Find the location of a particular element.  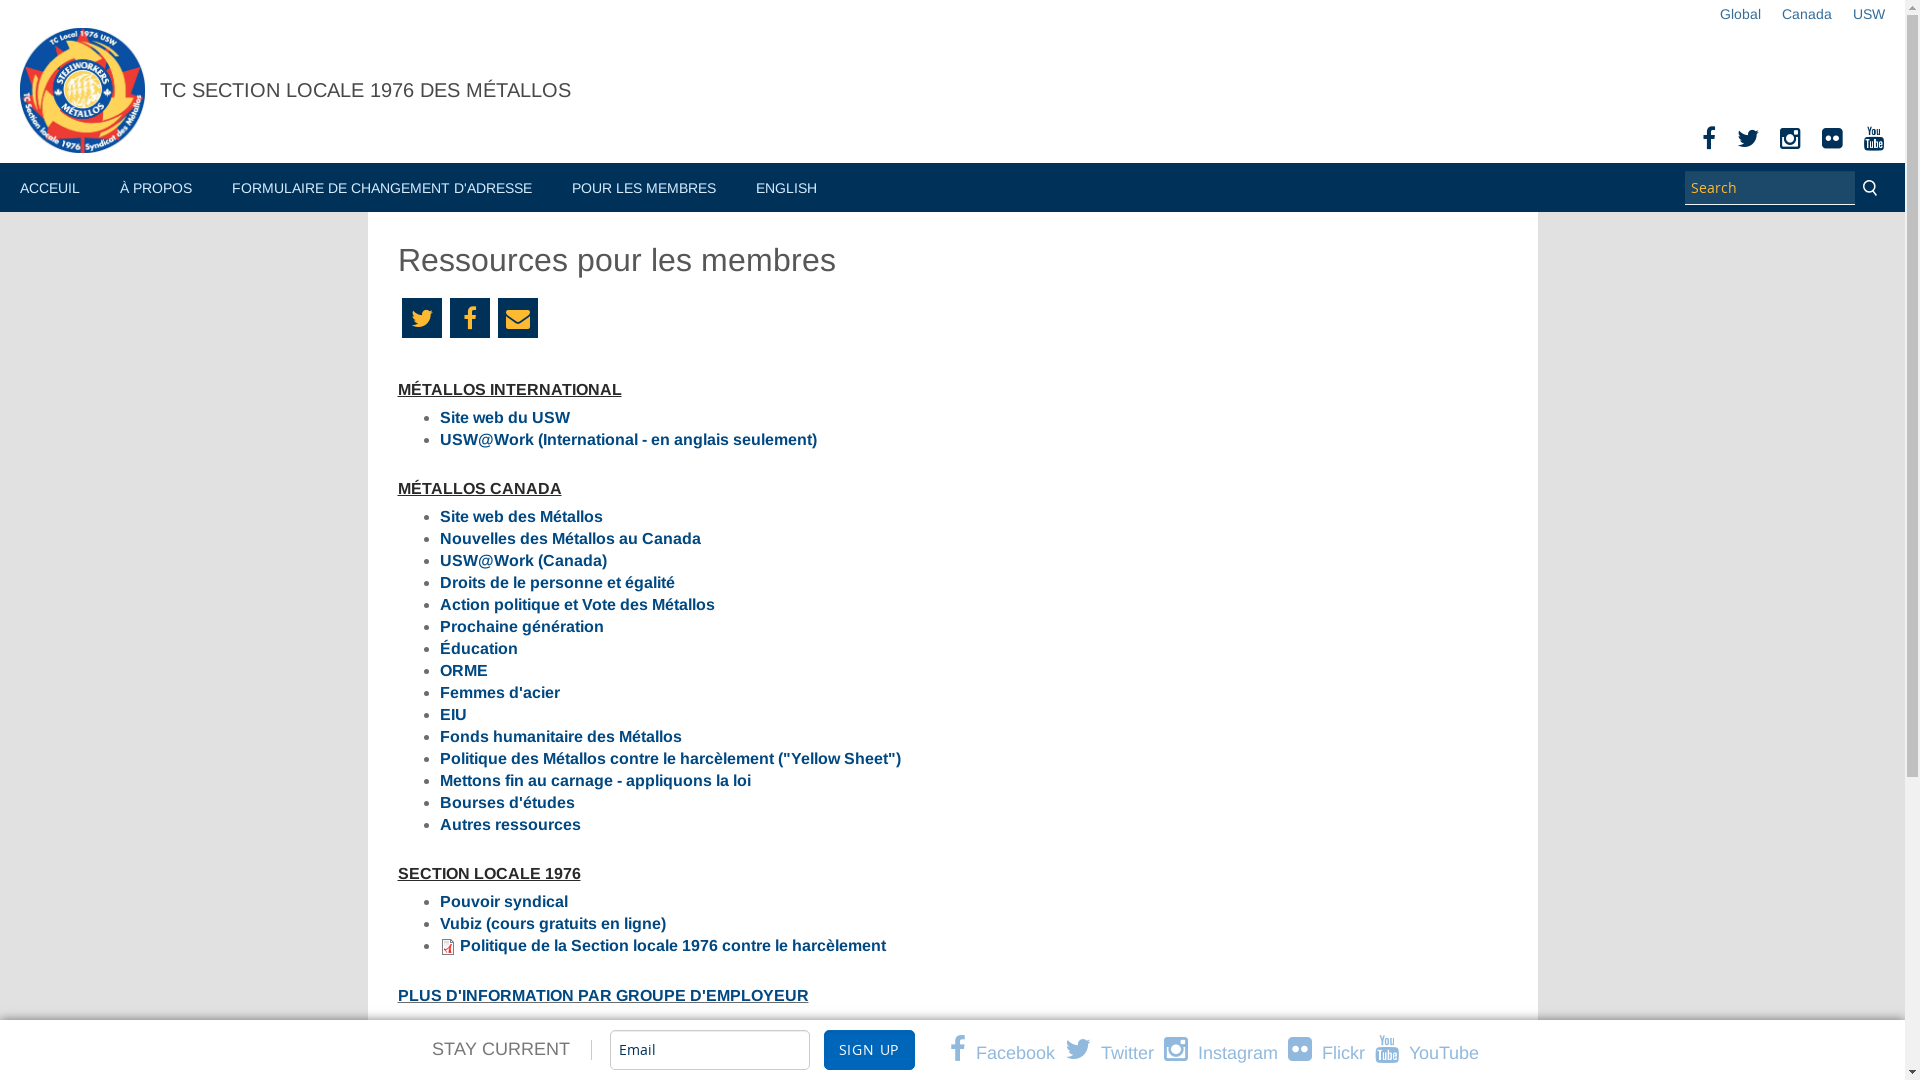

'ENGLISH' is located at coordinates (785, 190).